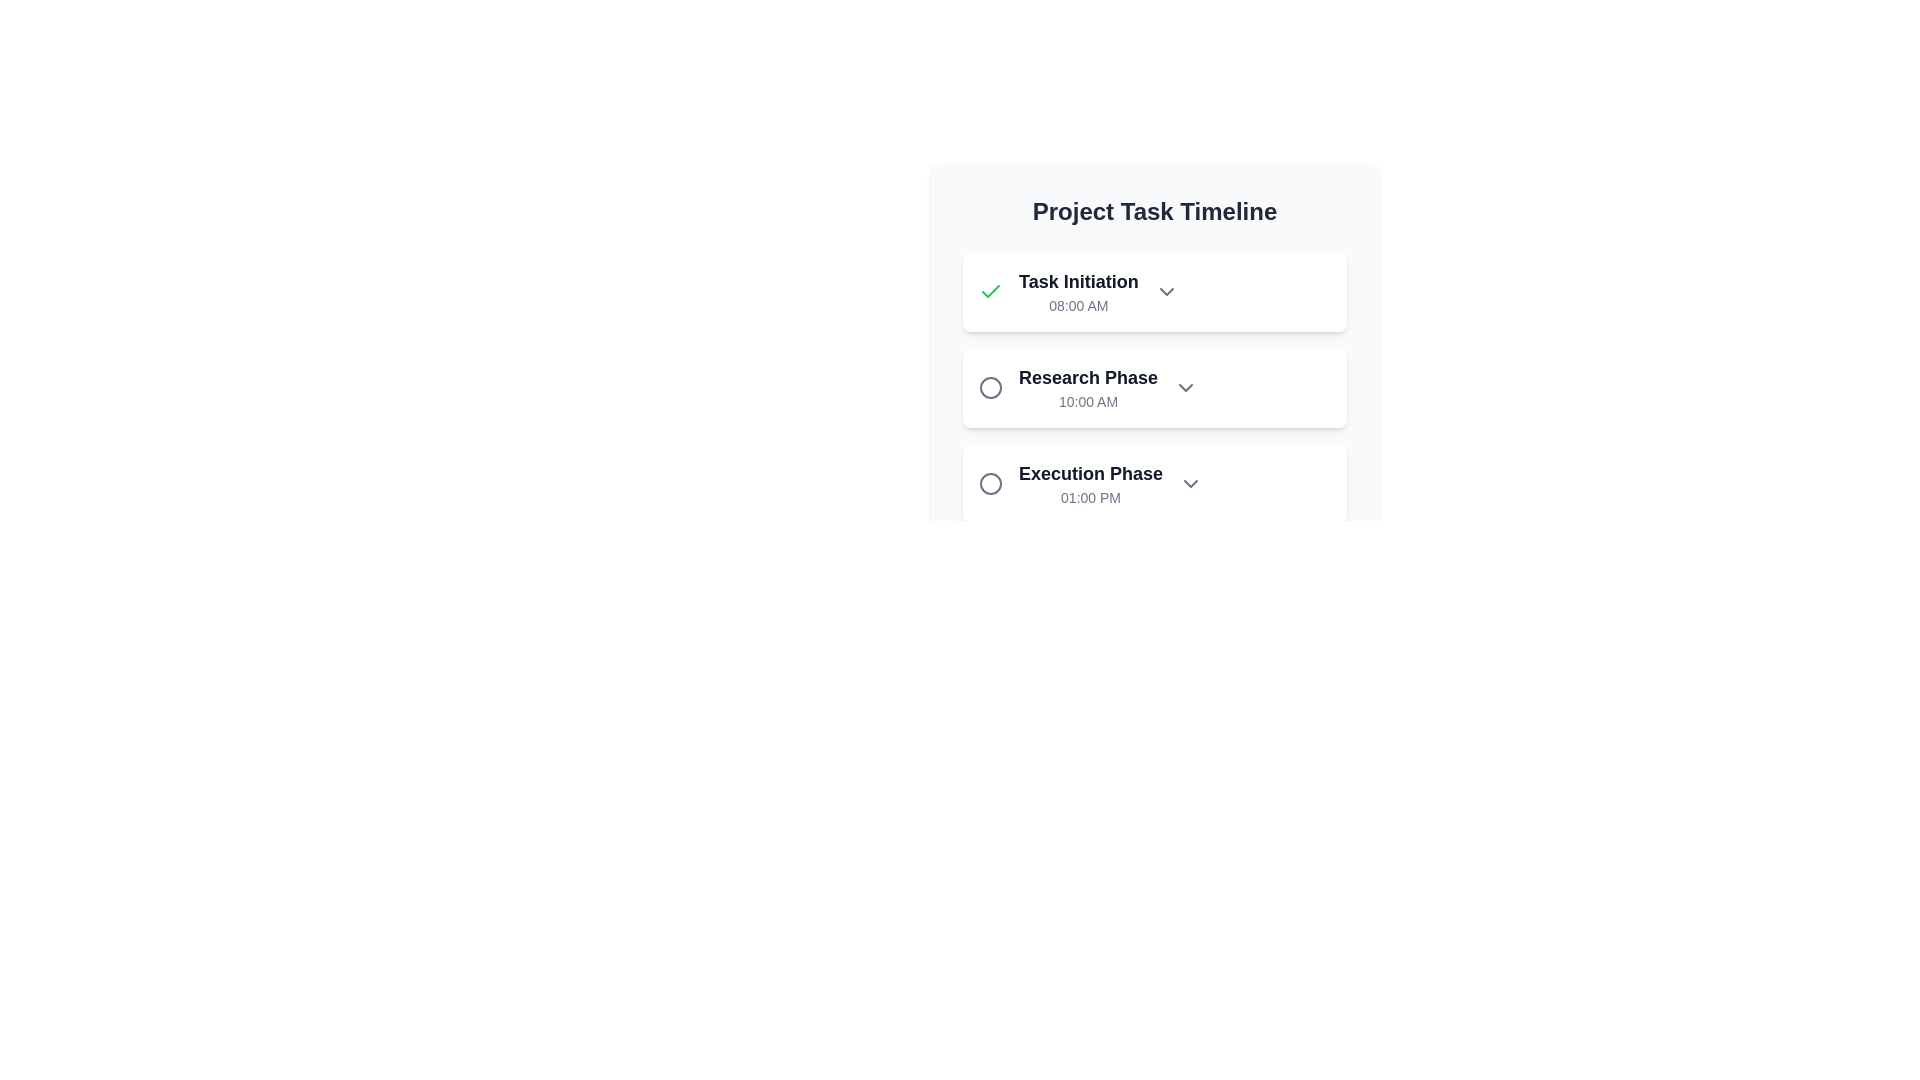 This screenshot has width=1920, height=1080. What do you see at coordinates (1190, 483) in the screenshot?
I see `the downward-pointing chevron icon styled in dark gray, located to the right of the 'Execution Phase' text in the timeline list` at bounding box center [1190, 483].